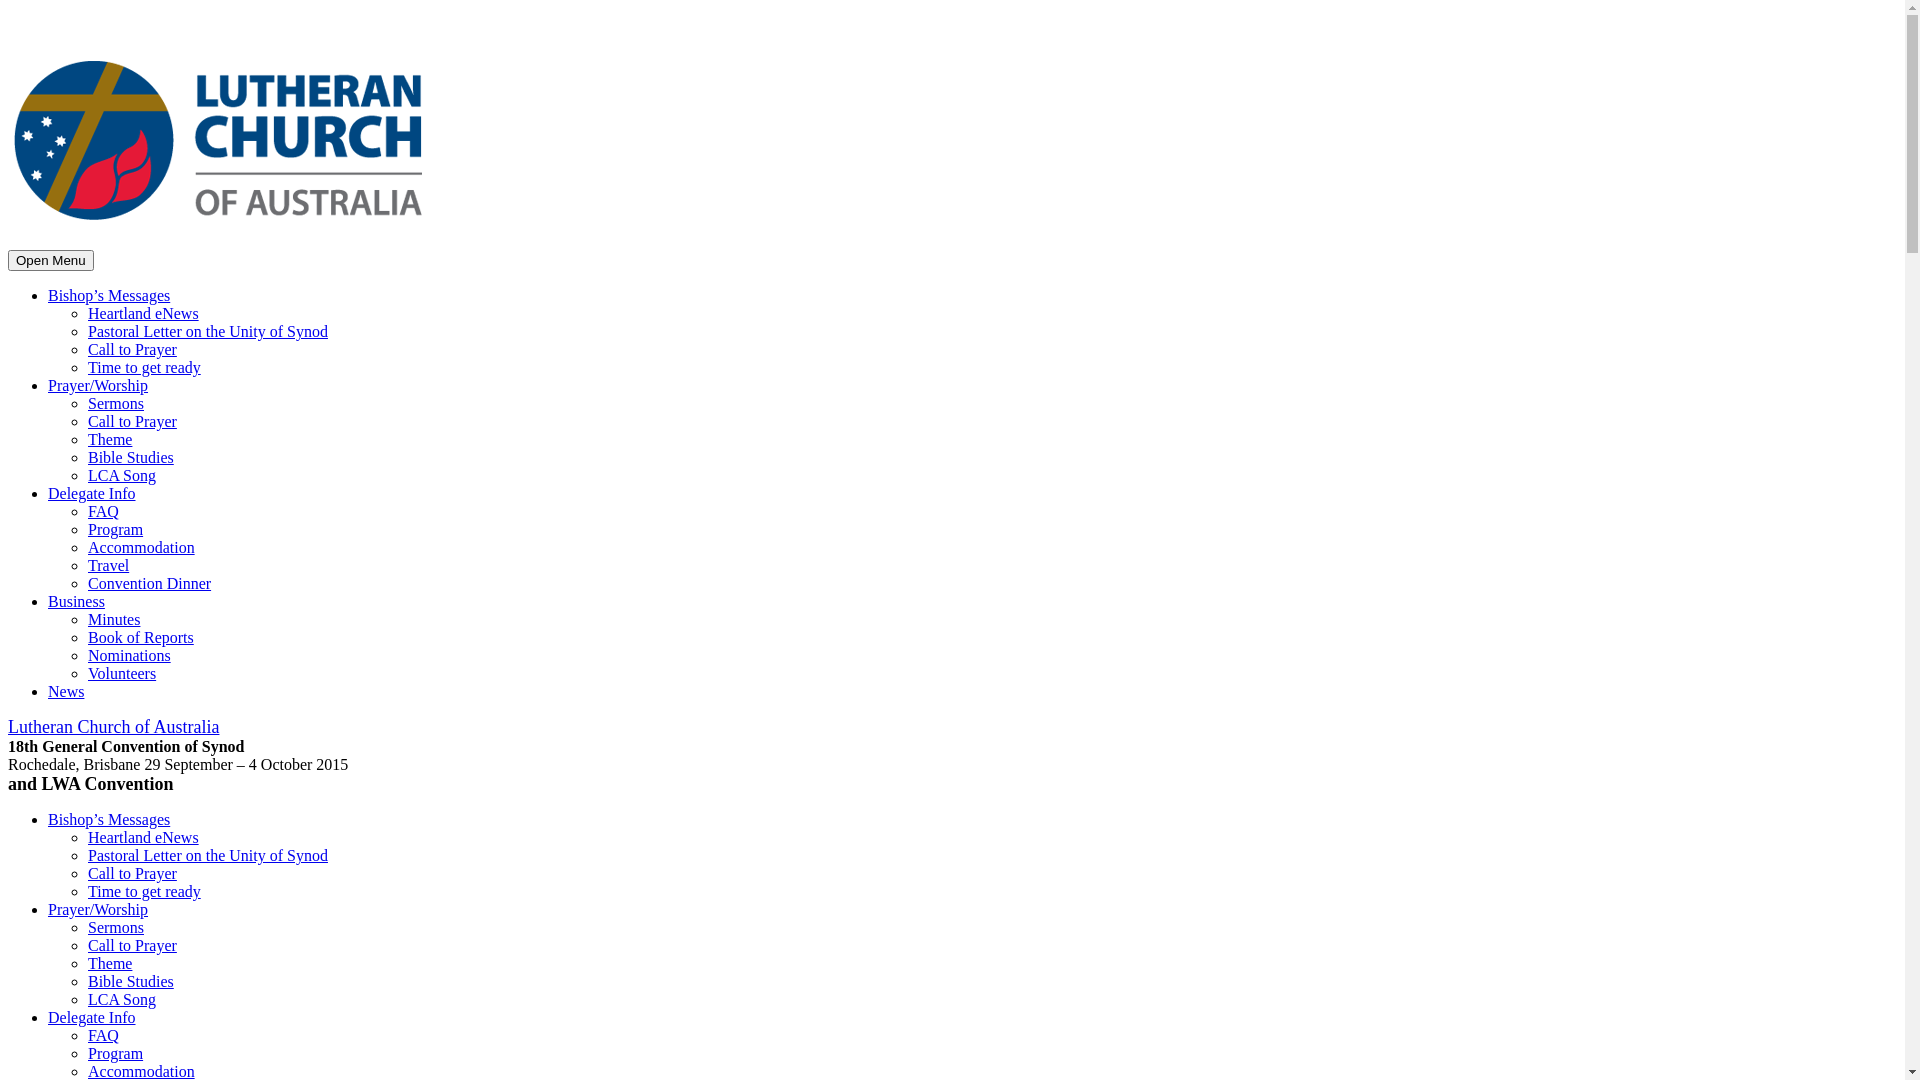  I want to click on 'Call to Prayer', so click(131, 348).